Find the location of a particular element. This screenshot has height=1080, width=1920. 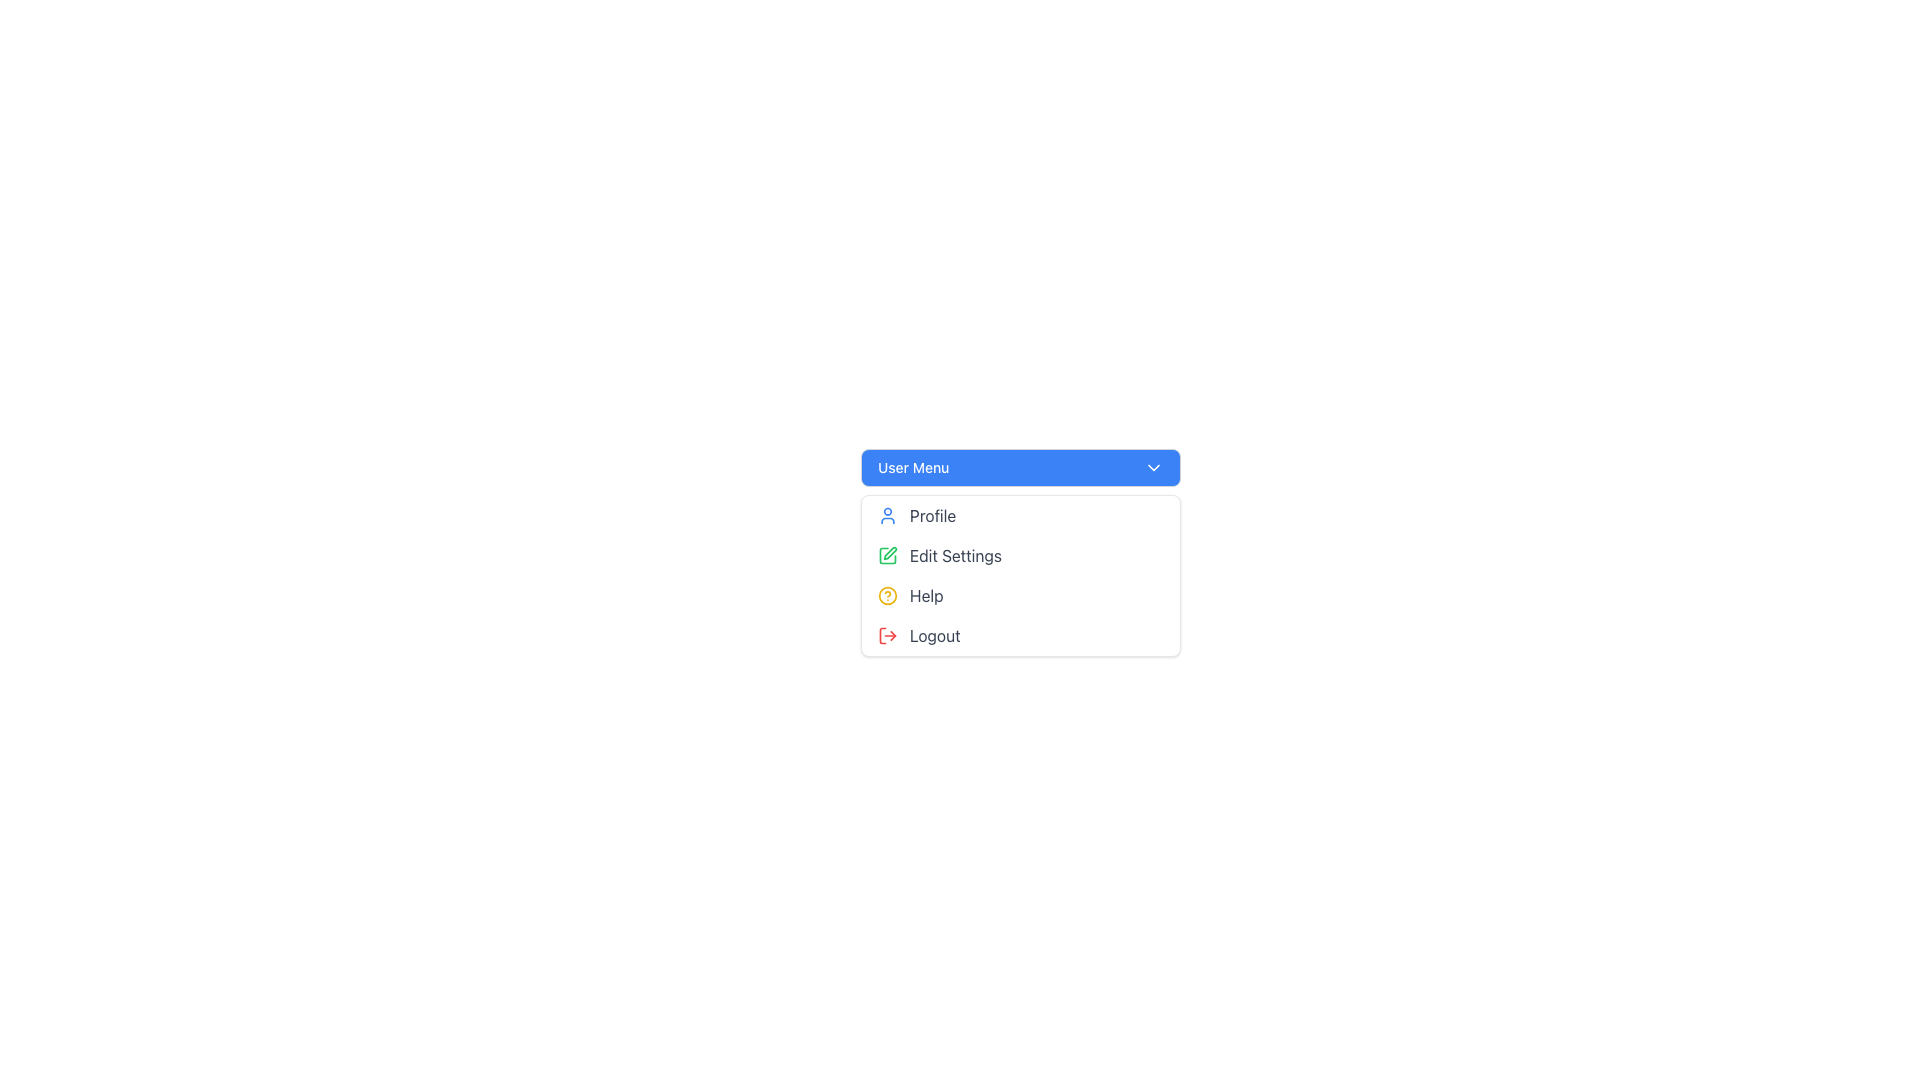

the logout button located at the bottom of the dropdown menu under the 'User Menu' section, which appears after 'Profile', 'Edit Settings', and 'Help' is located at coordinates (1021, 636).